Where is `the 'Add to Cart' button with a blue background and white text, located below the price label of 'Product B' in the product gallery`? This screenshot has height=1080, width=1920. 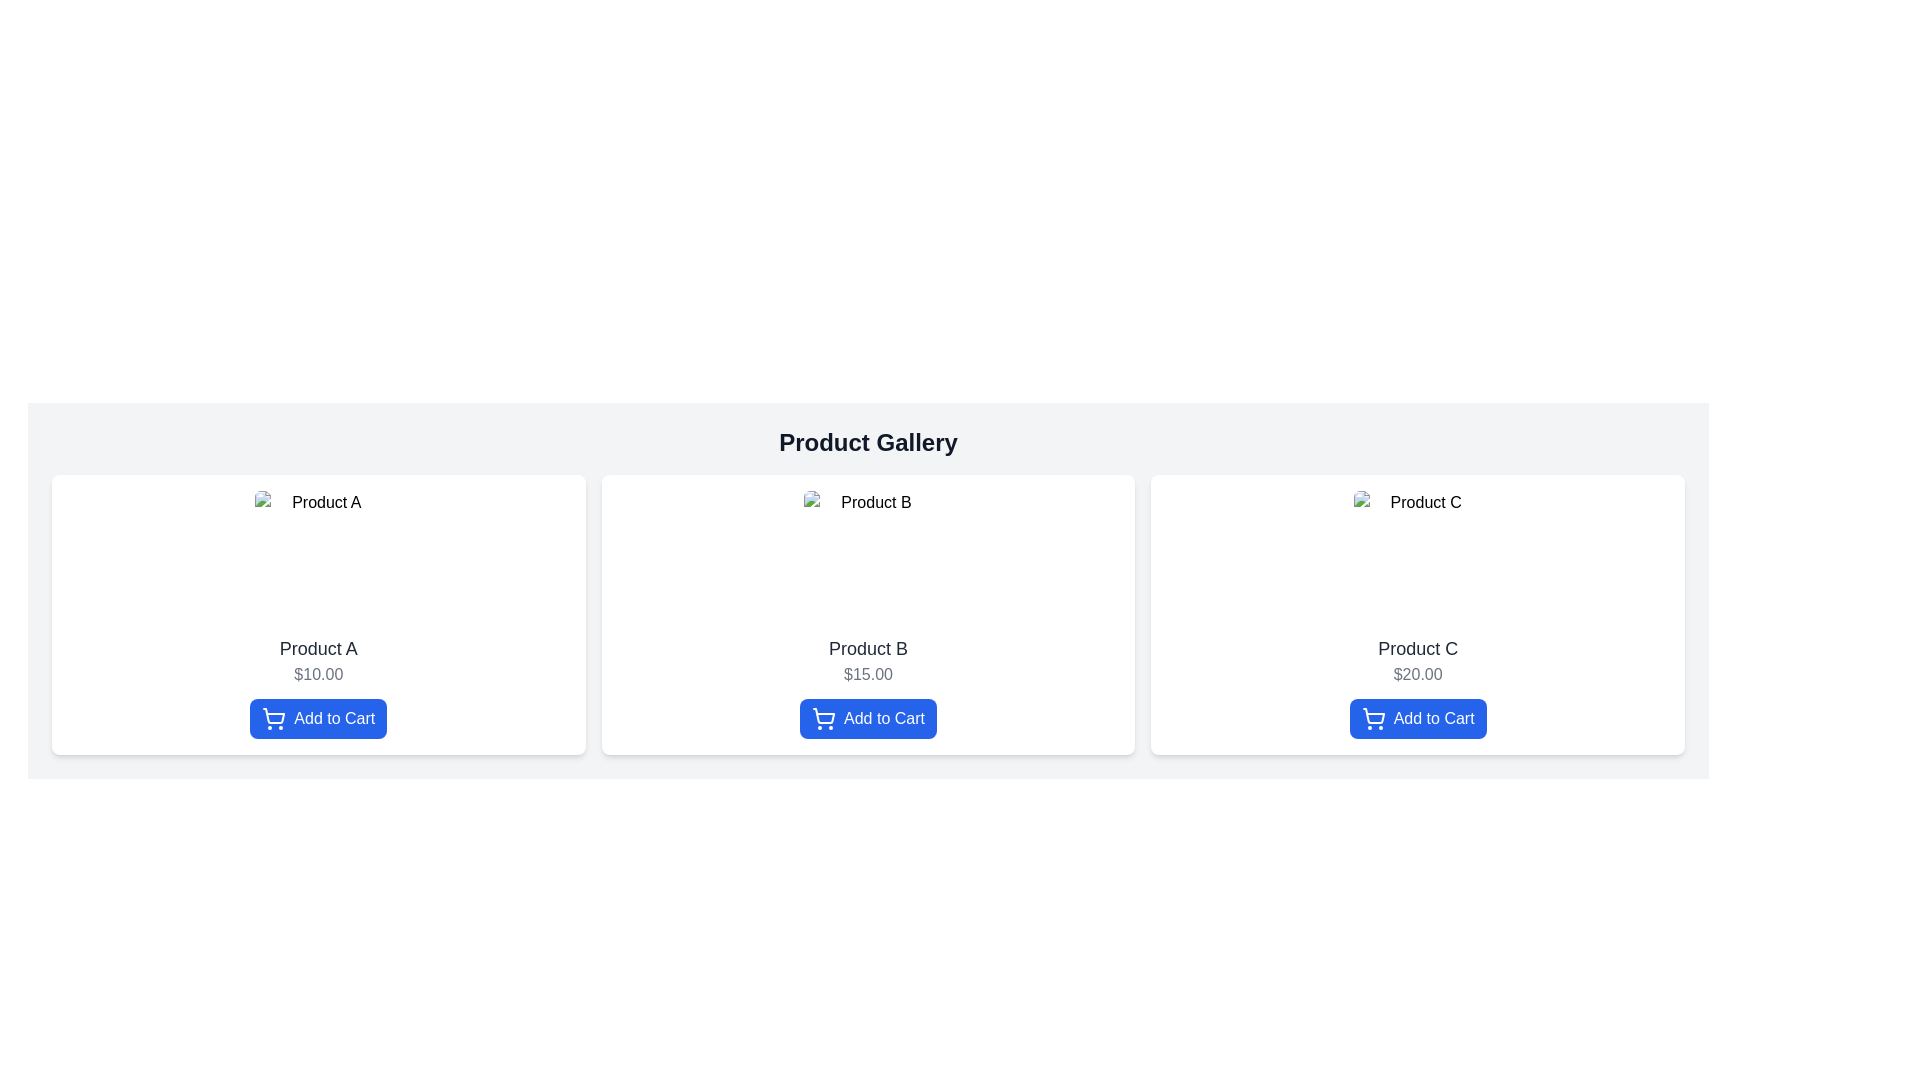
the 'Add to Cart' button with a blue background and white text, located below the price label of 'Product B' in the product gallery is located at coordinates (868, 717).